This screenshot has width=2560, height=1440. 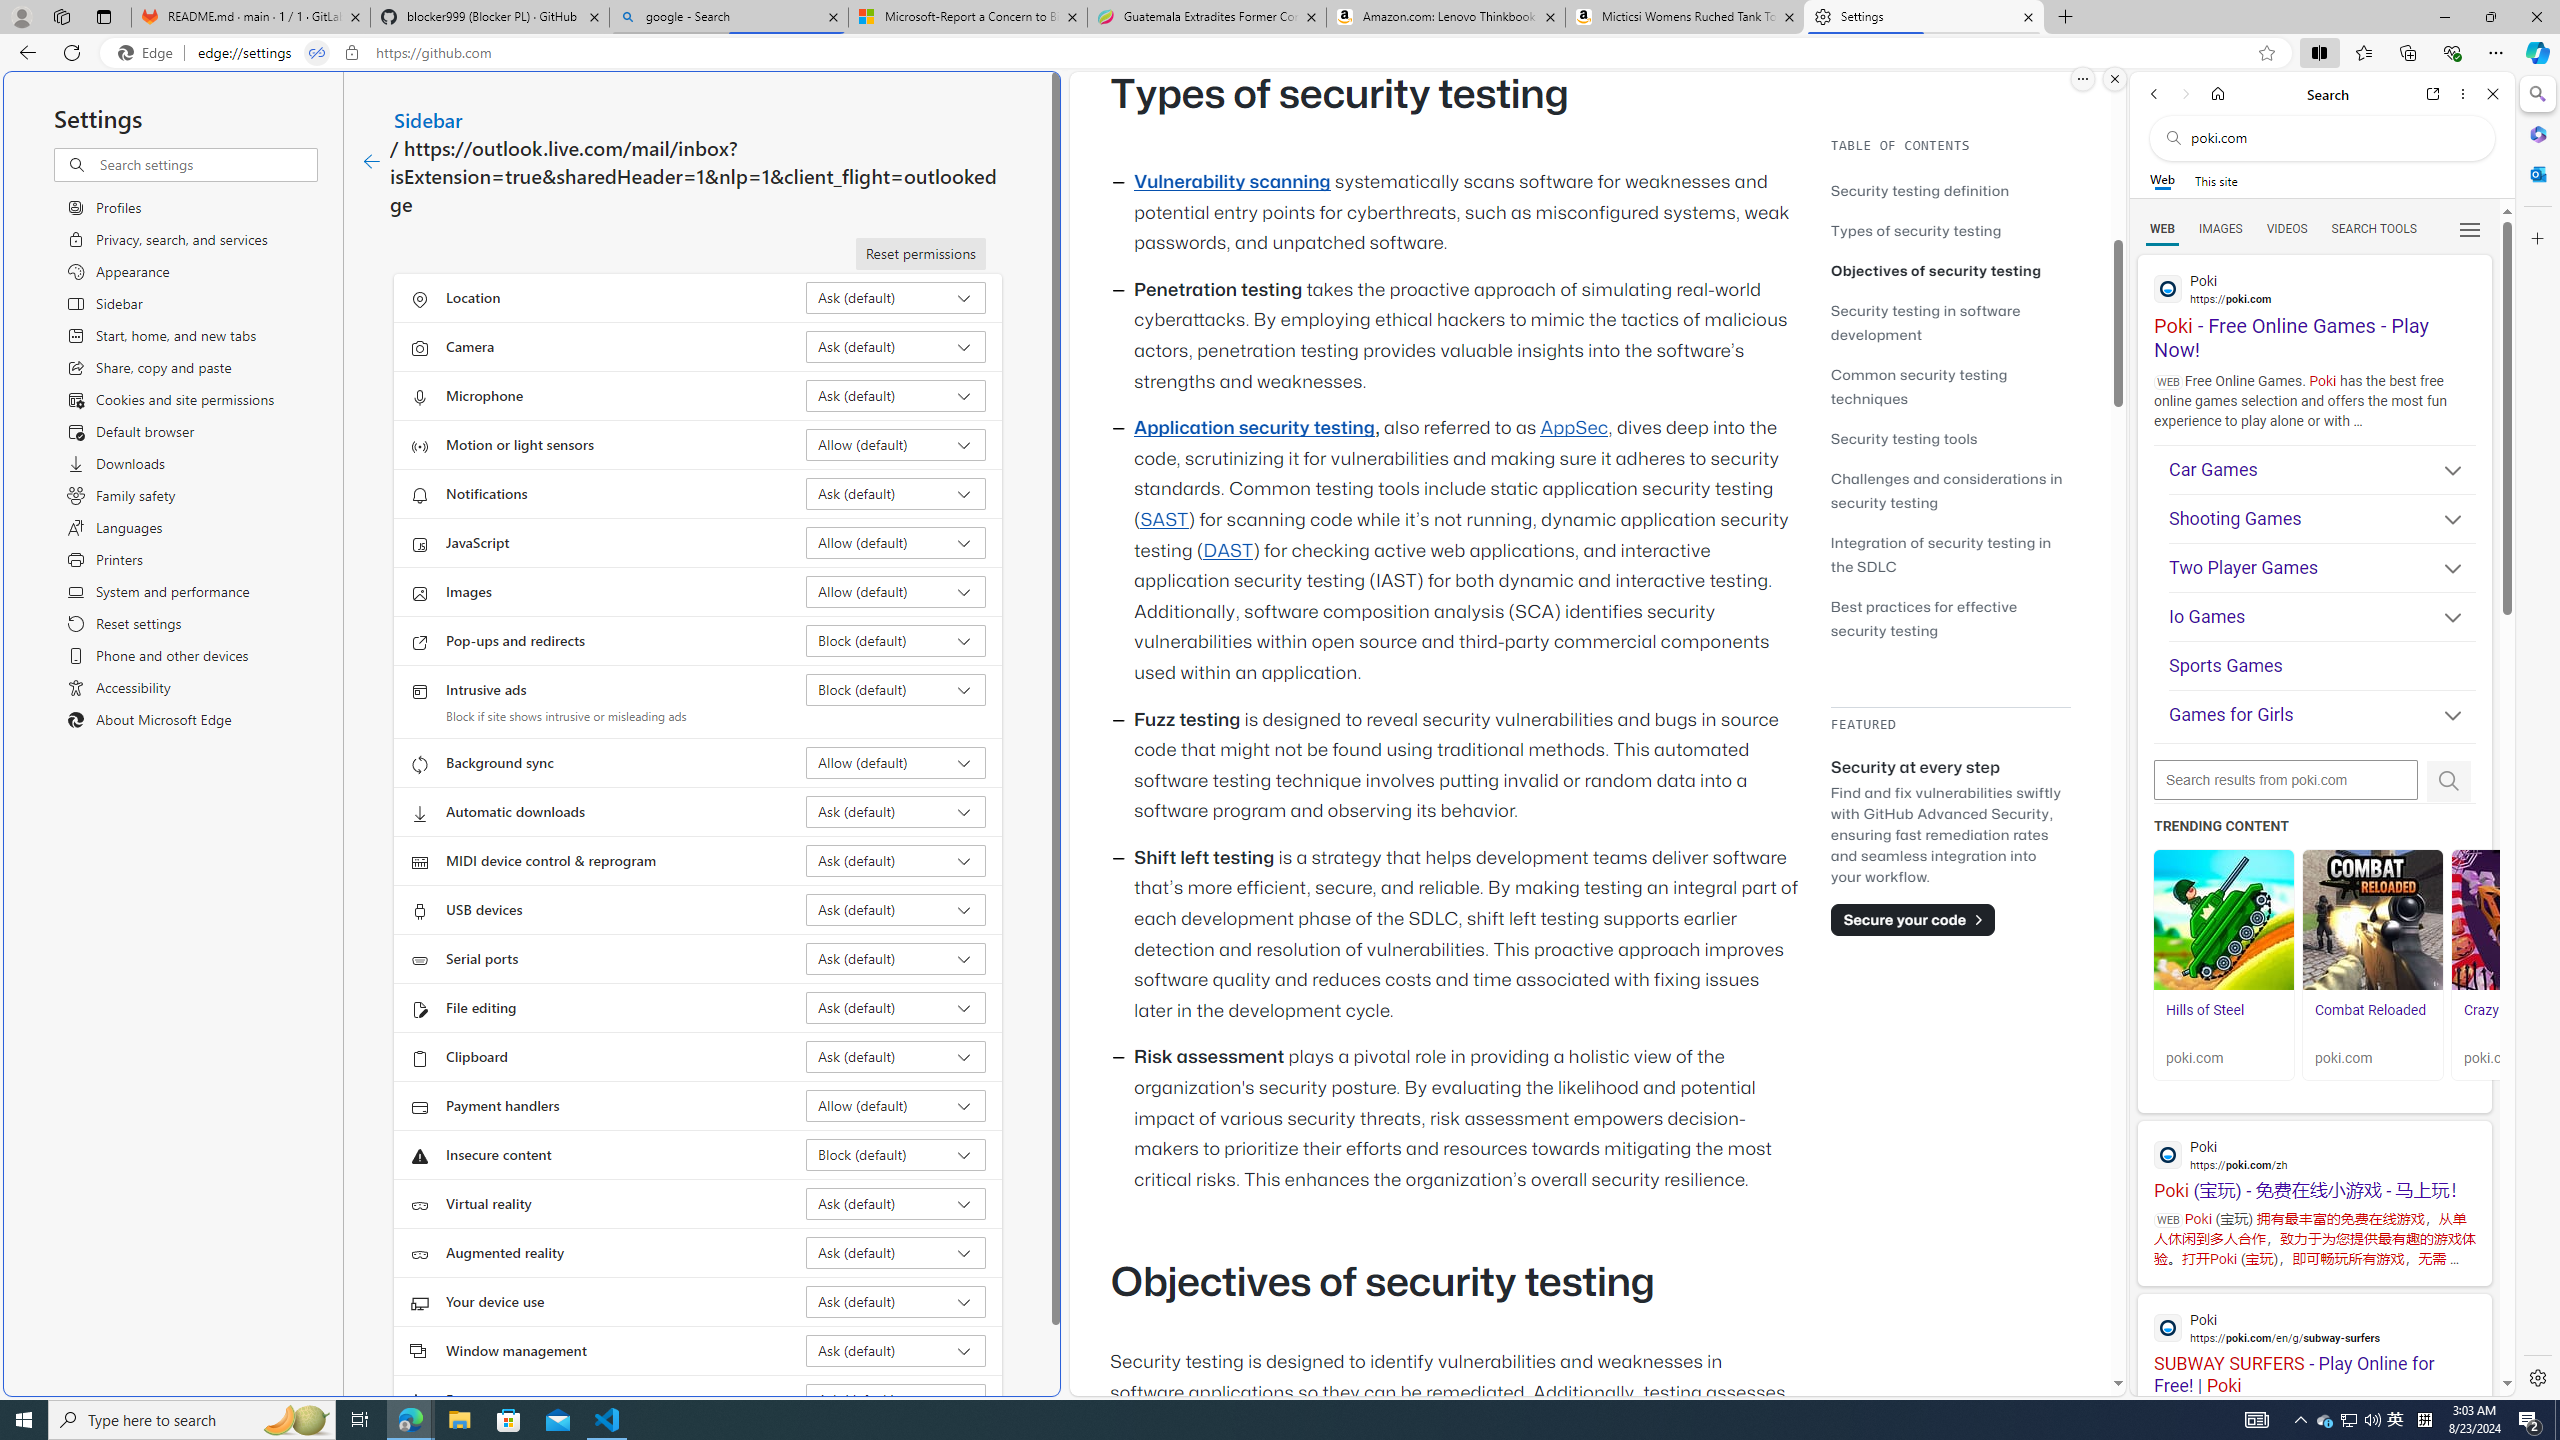 I want to click on 'SAST', so click(x=1162, y=518).